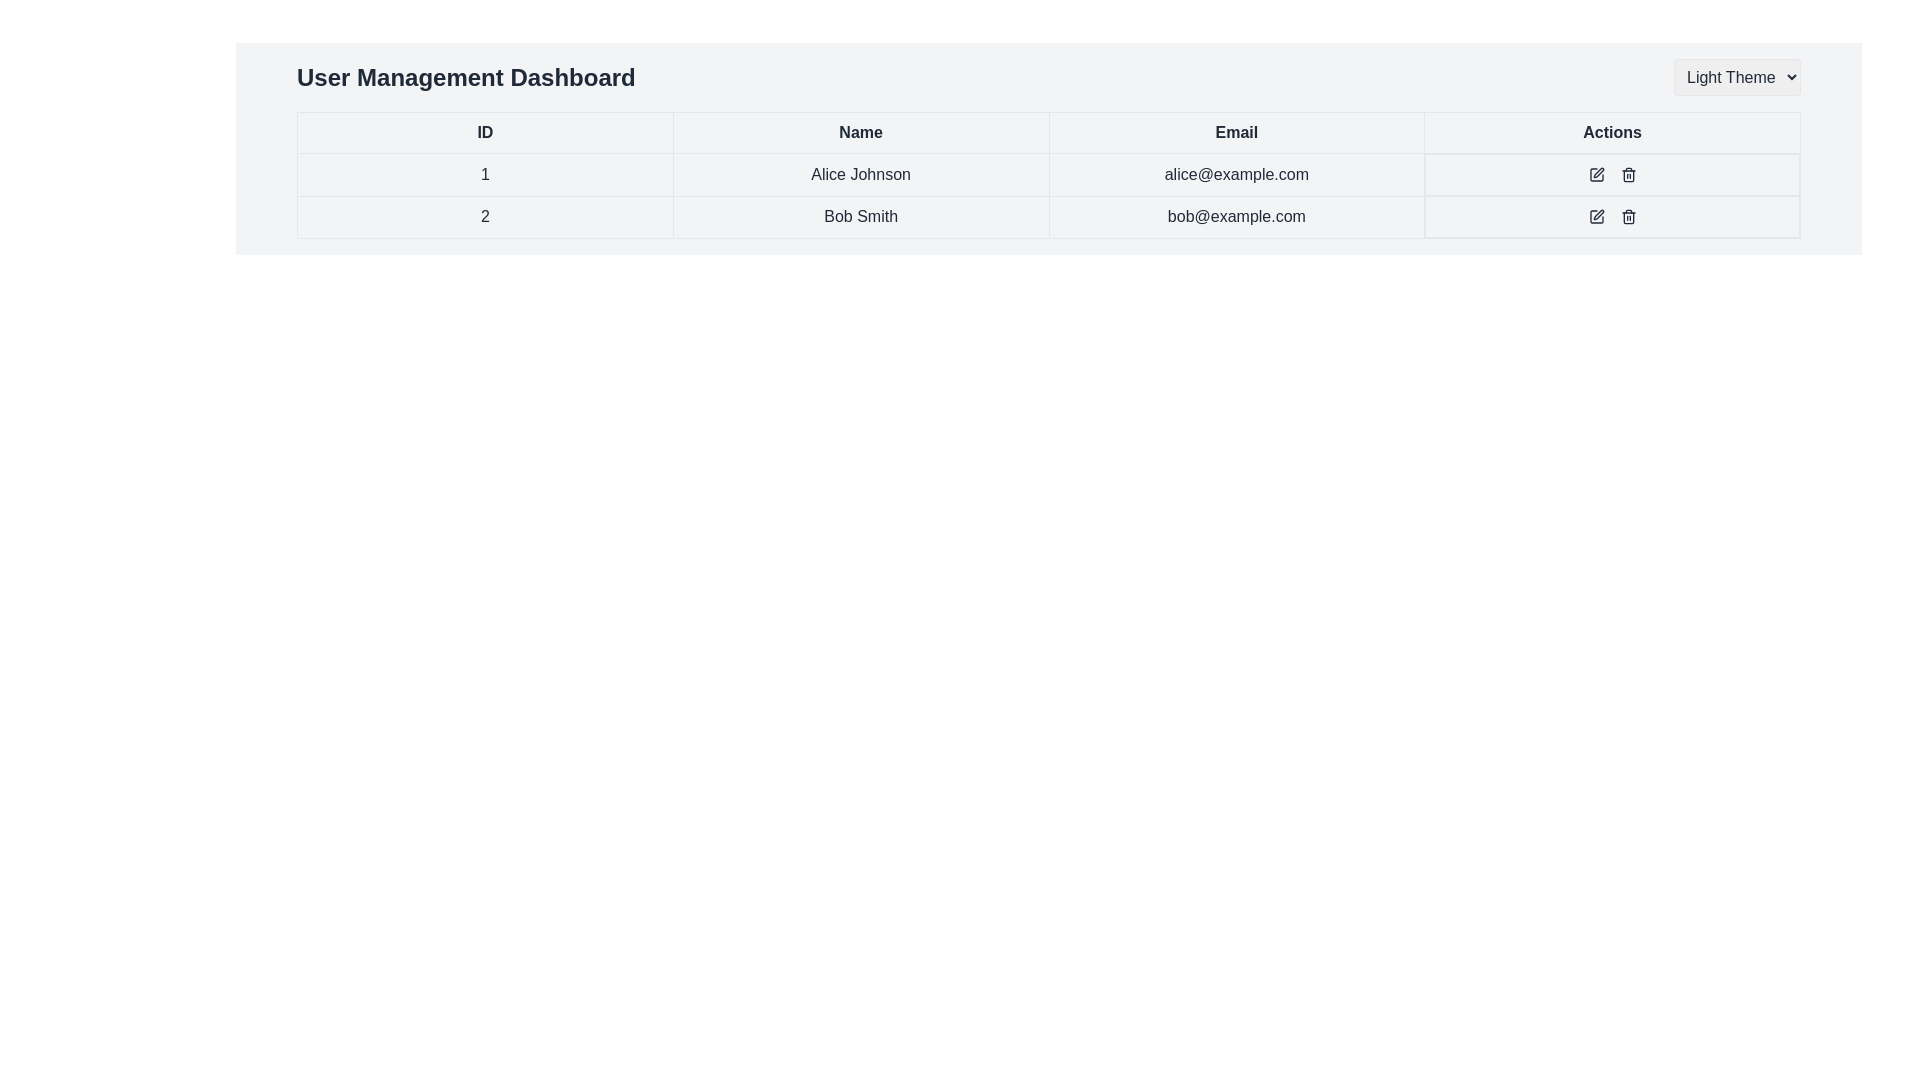  What do you see at coordinates (861, 173) in the screenshot?
I see `the text label displaying the name 'Alice Johnson', which is styled with a border and padding within its table cell, located in the 'Name' column` at bounding box center [861, 173].